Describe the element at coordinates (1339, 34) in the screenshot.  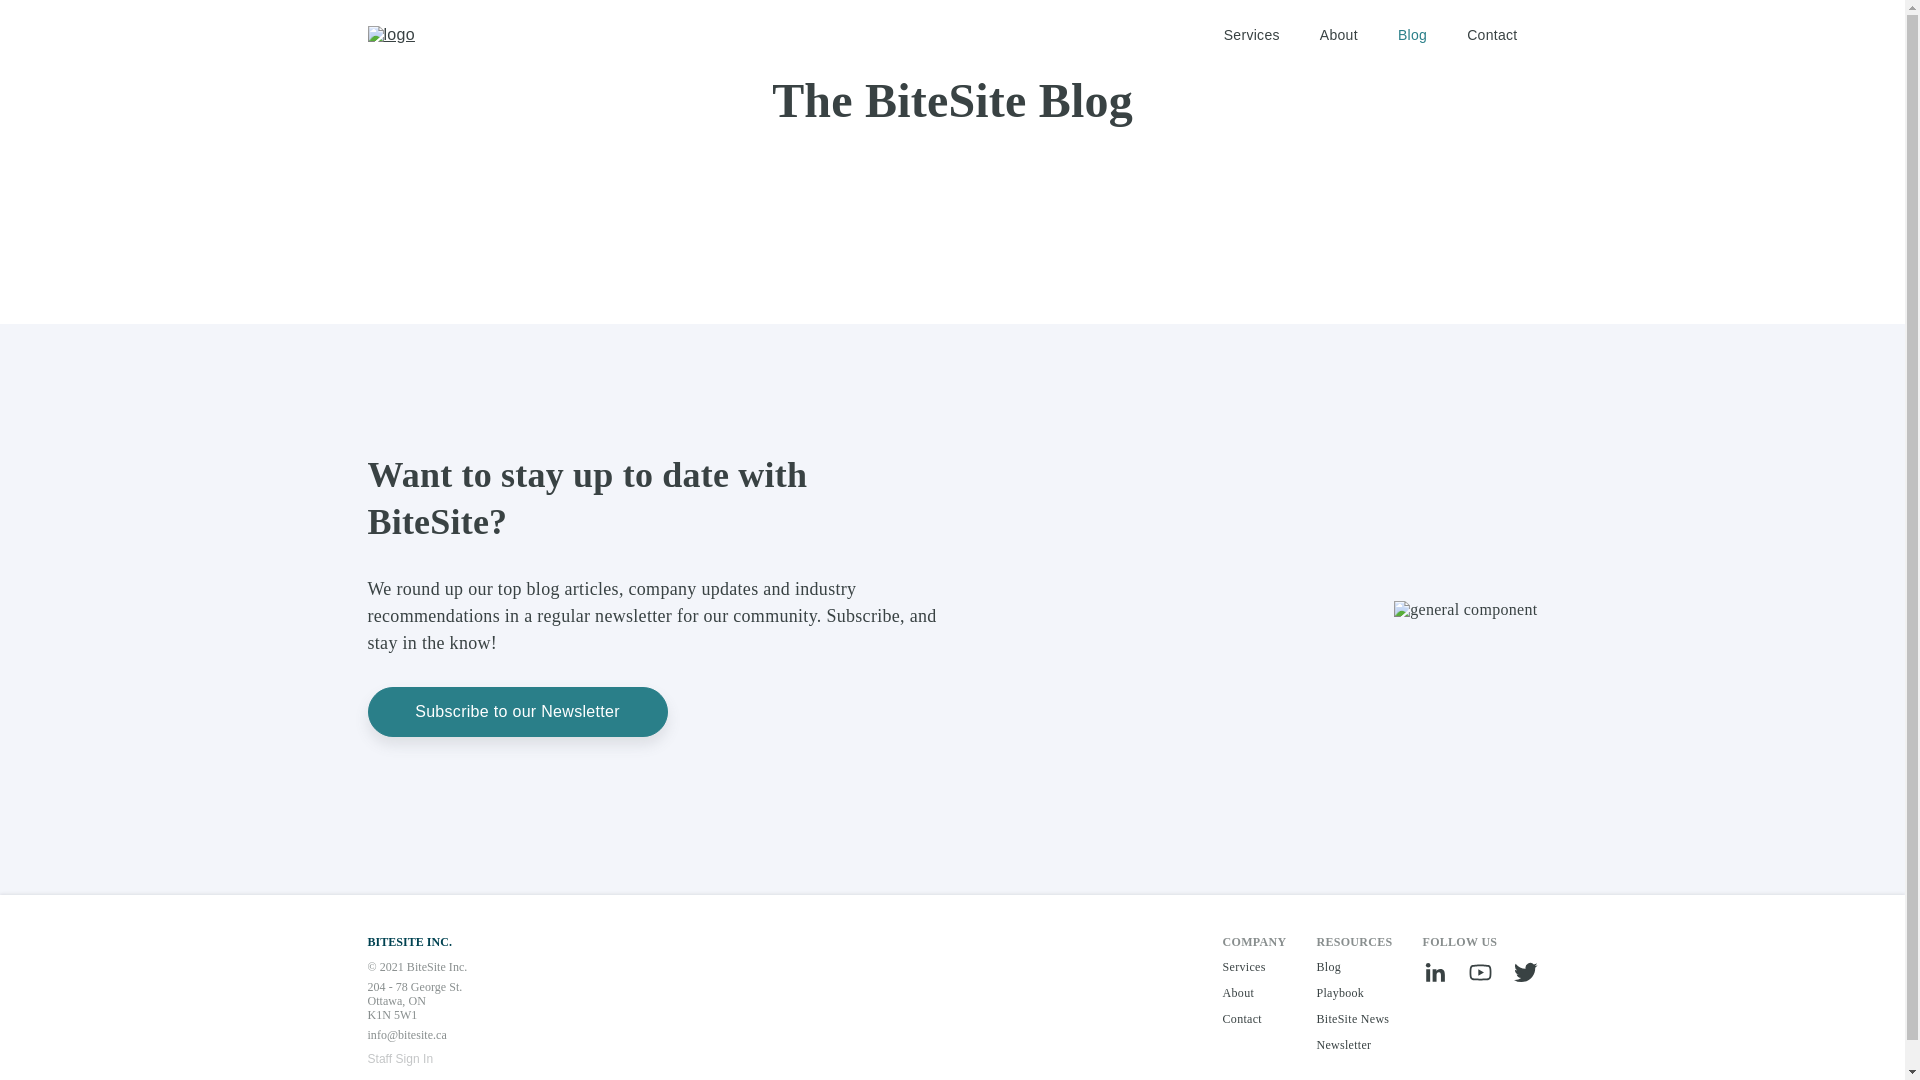
I see `'About'` at that location.